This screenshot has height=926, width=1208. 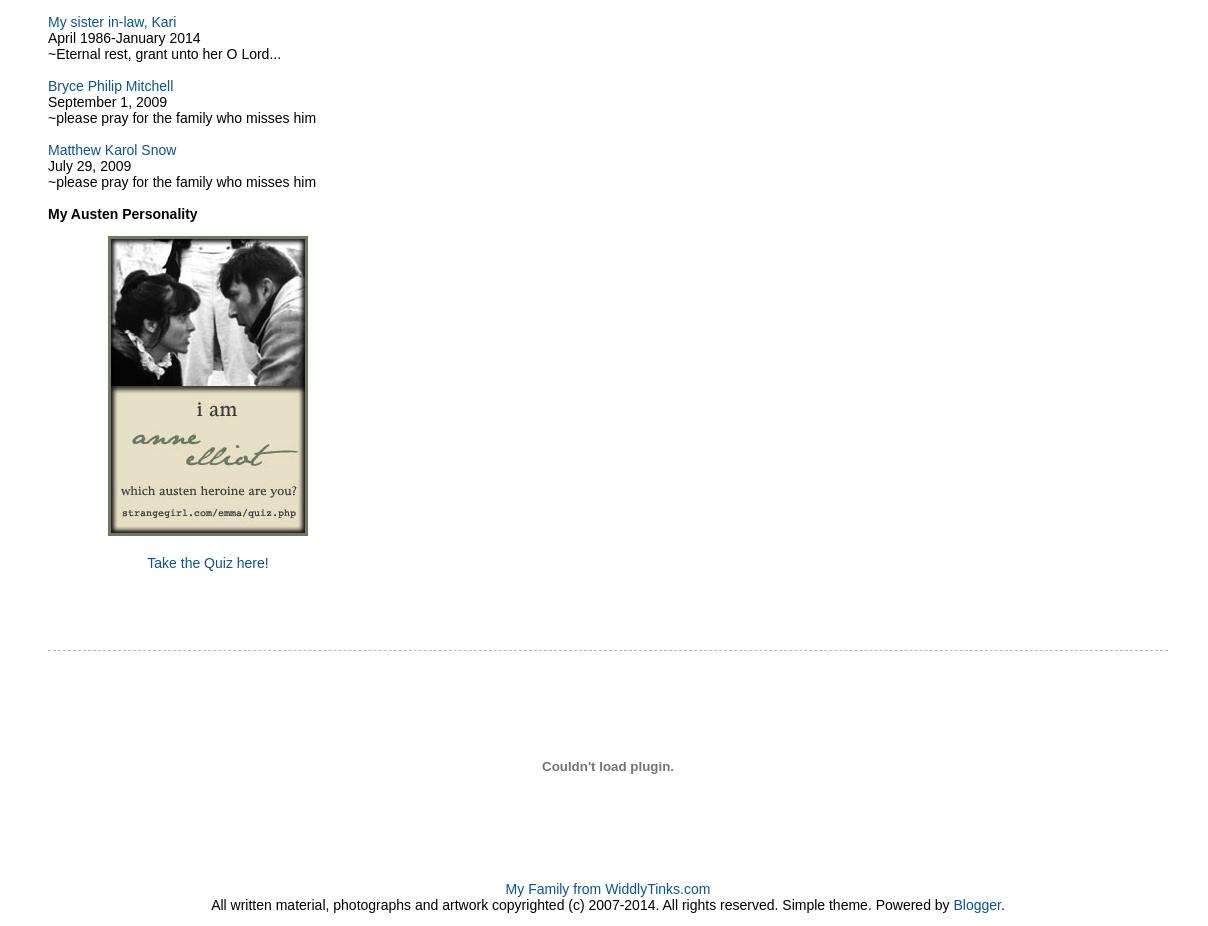 What do you see at coordinates (110, 149) in the screenshot?
I see `'Matthew Karol Snow'` at bounding box center [110, 149].